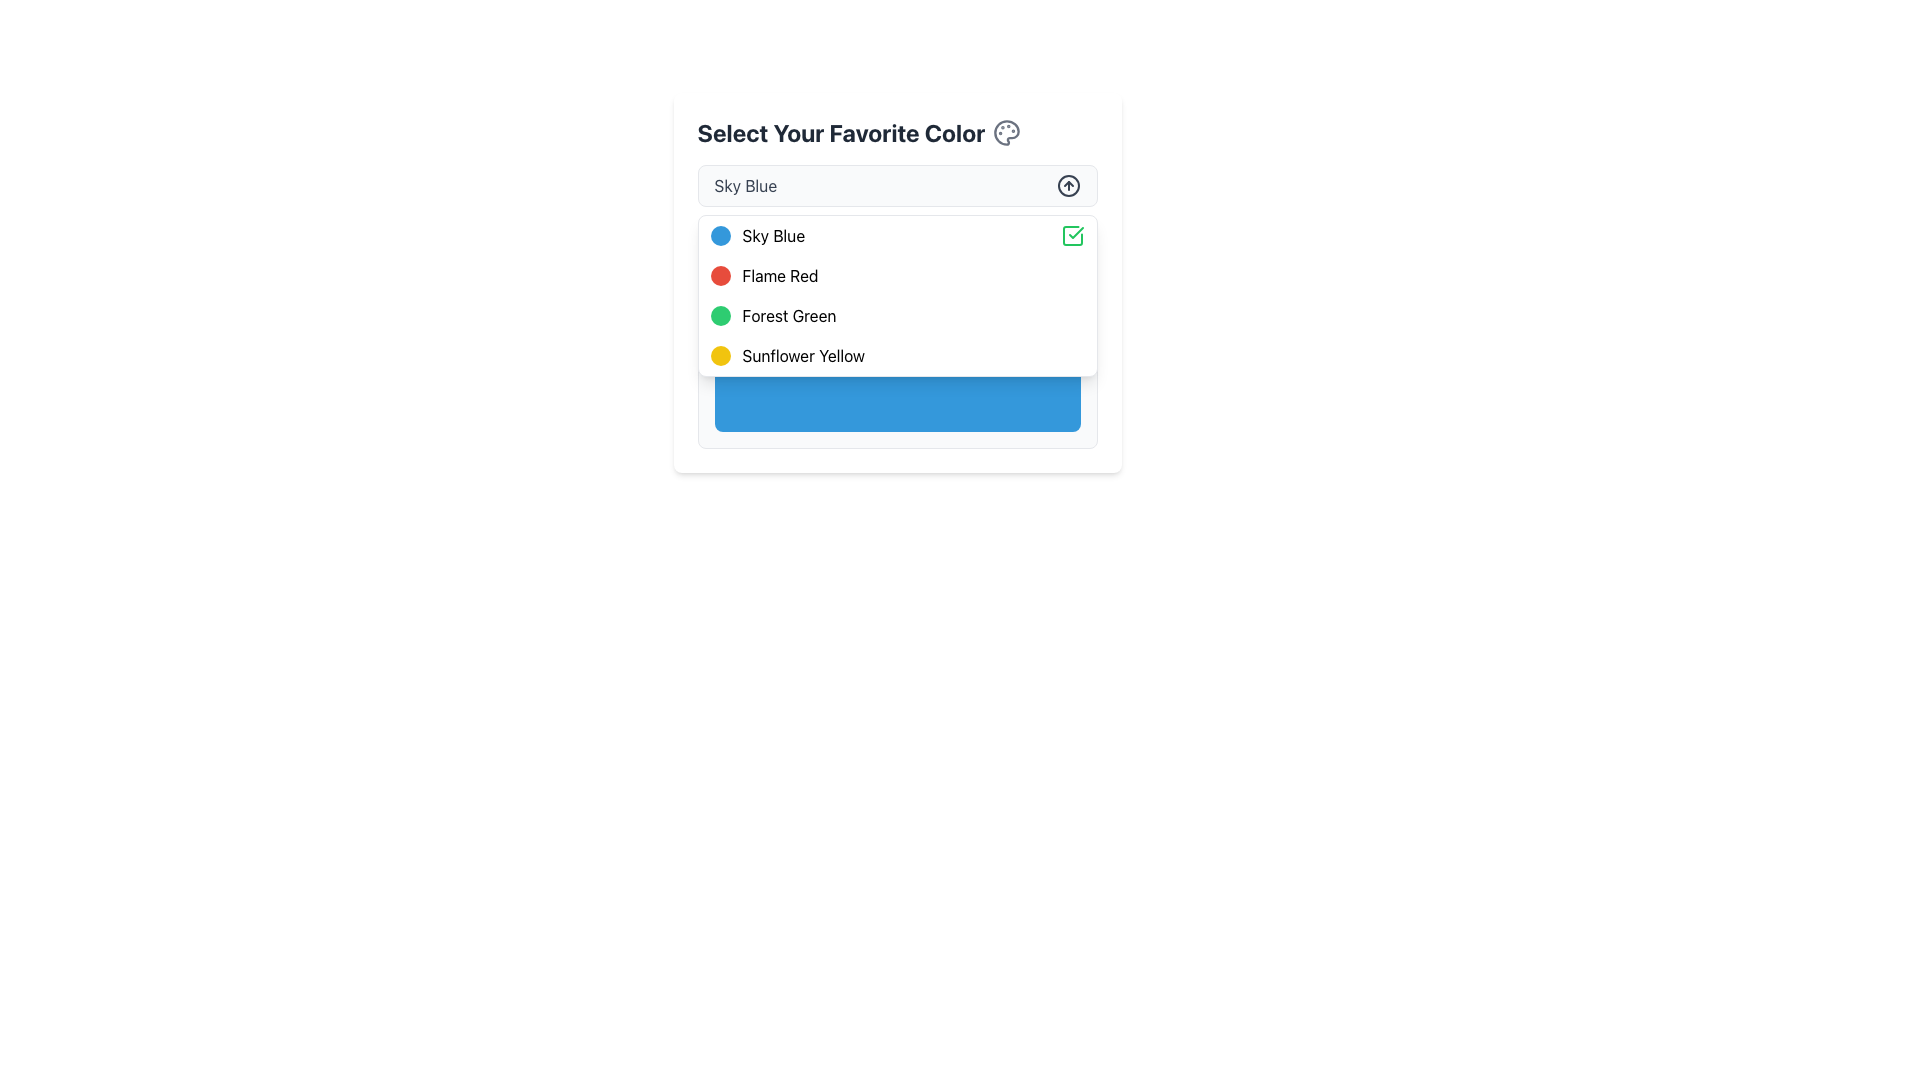 The height and width of the screenshot is (1080, 1920). I want to click on the upward-pointing arrow icon located in the top-right corner of the dropdown-selection UI for colors, so click(1067, 185).